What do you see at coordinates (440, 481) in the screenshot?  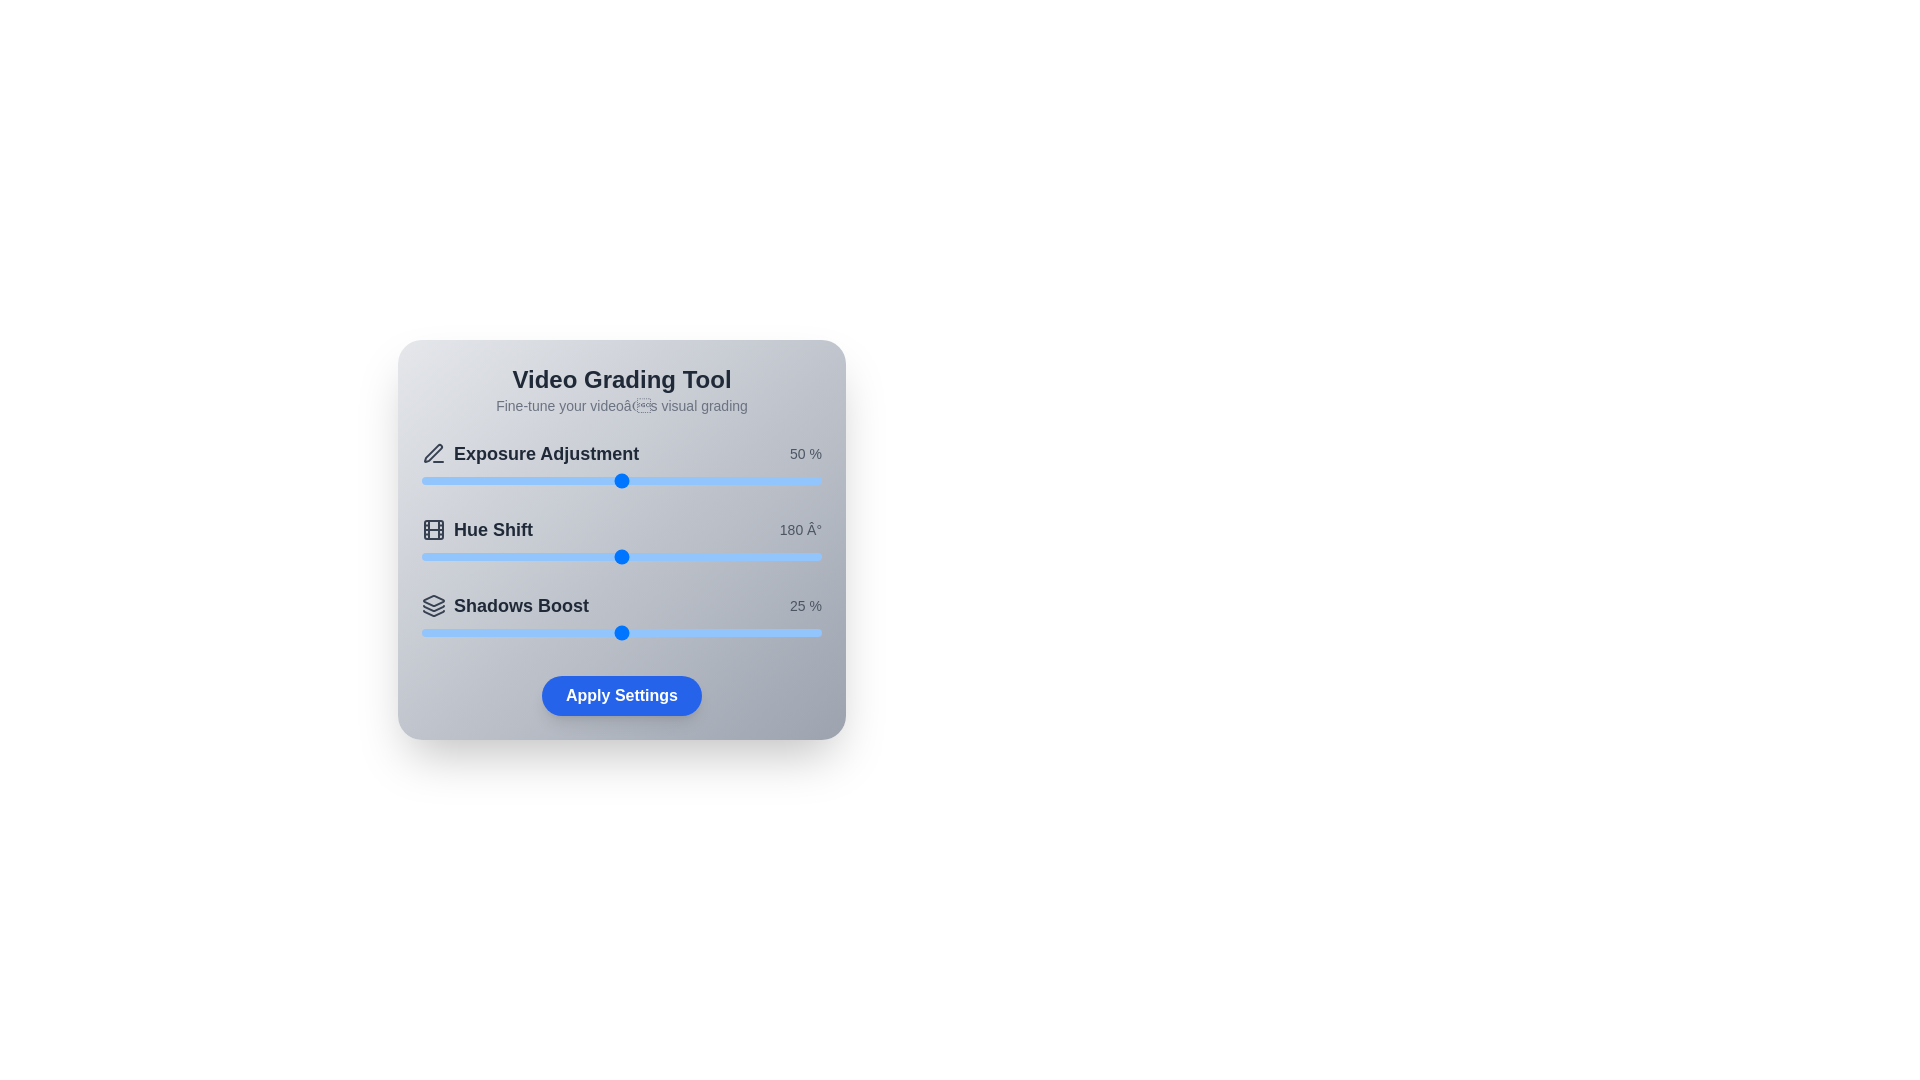 I see `the exposure adjustment` at bounding box center [440, 481].